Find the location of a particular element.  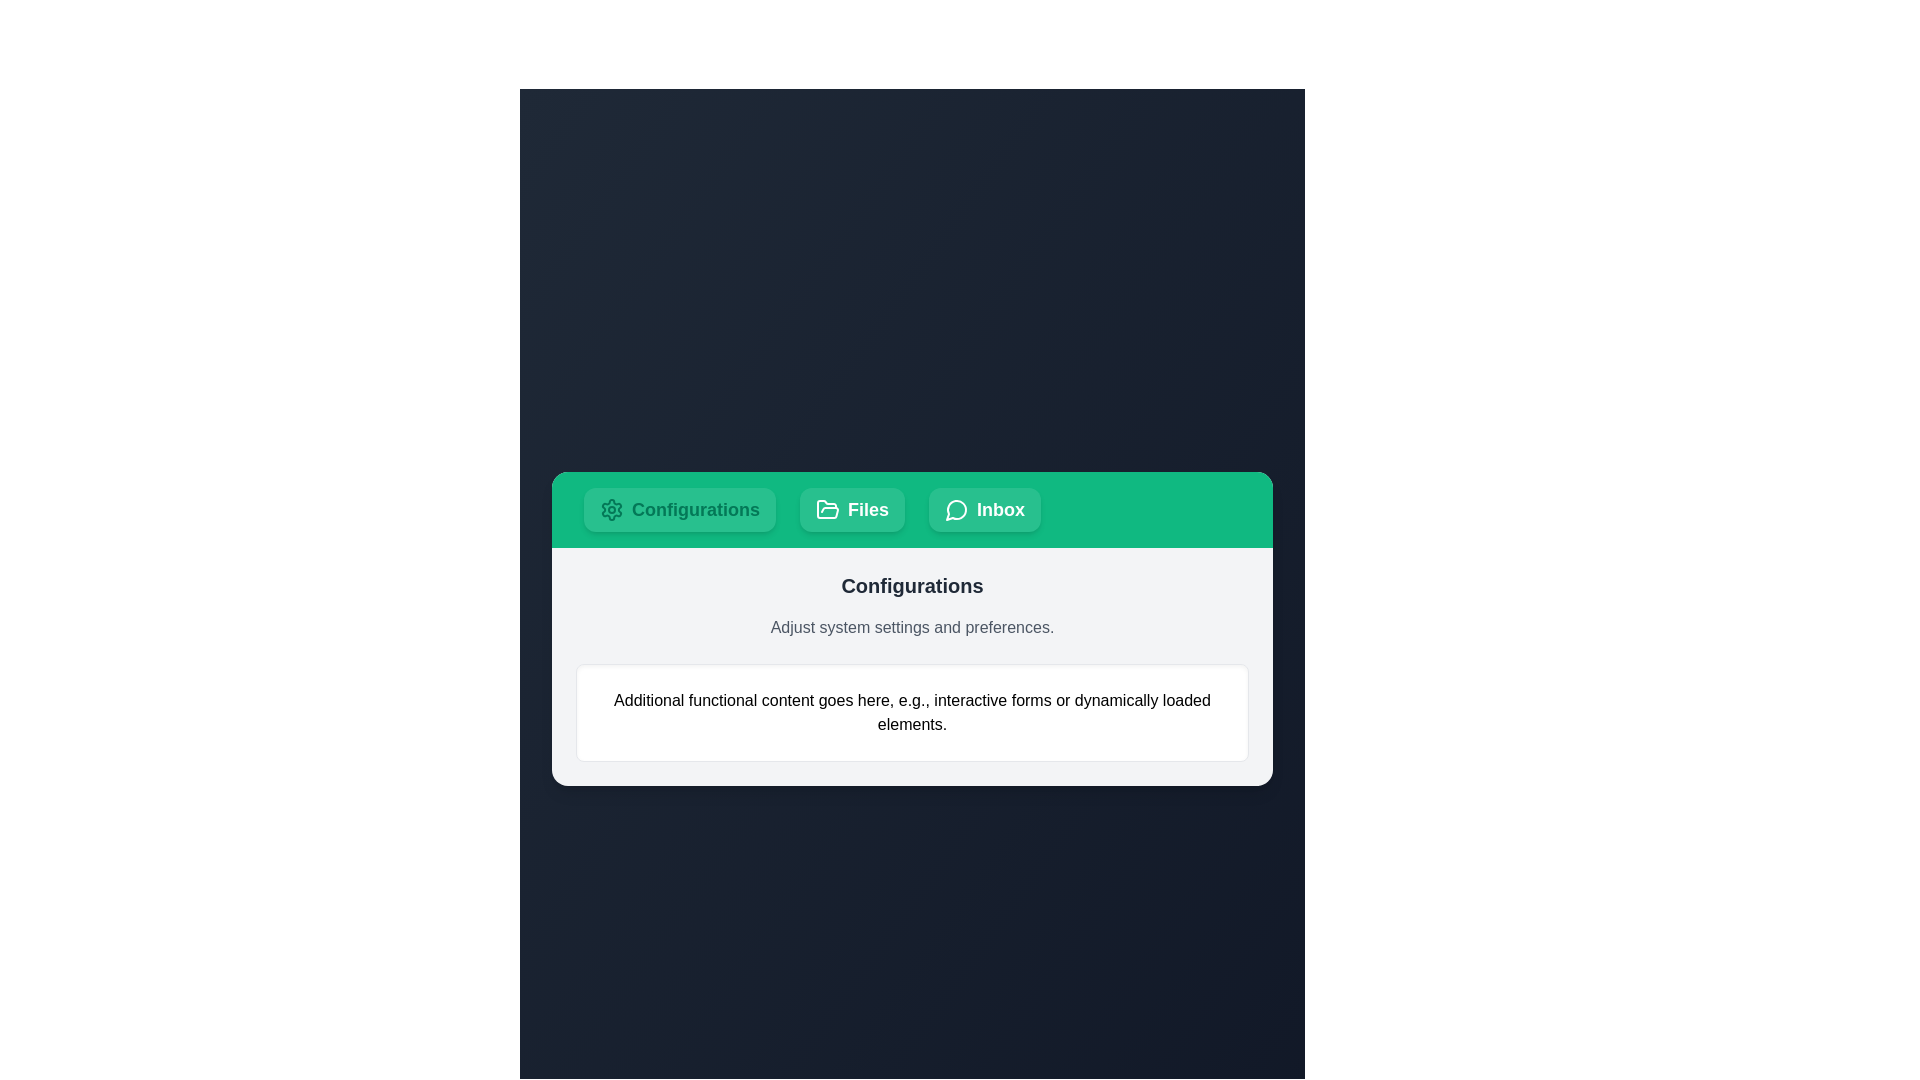

the tab identified by Inbox is located at coordinates (984, 508).